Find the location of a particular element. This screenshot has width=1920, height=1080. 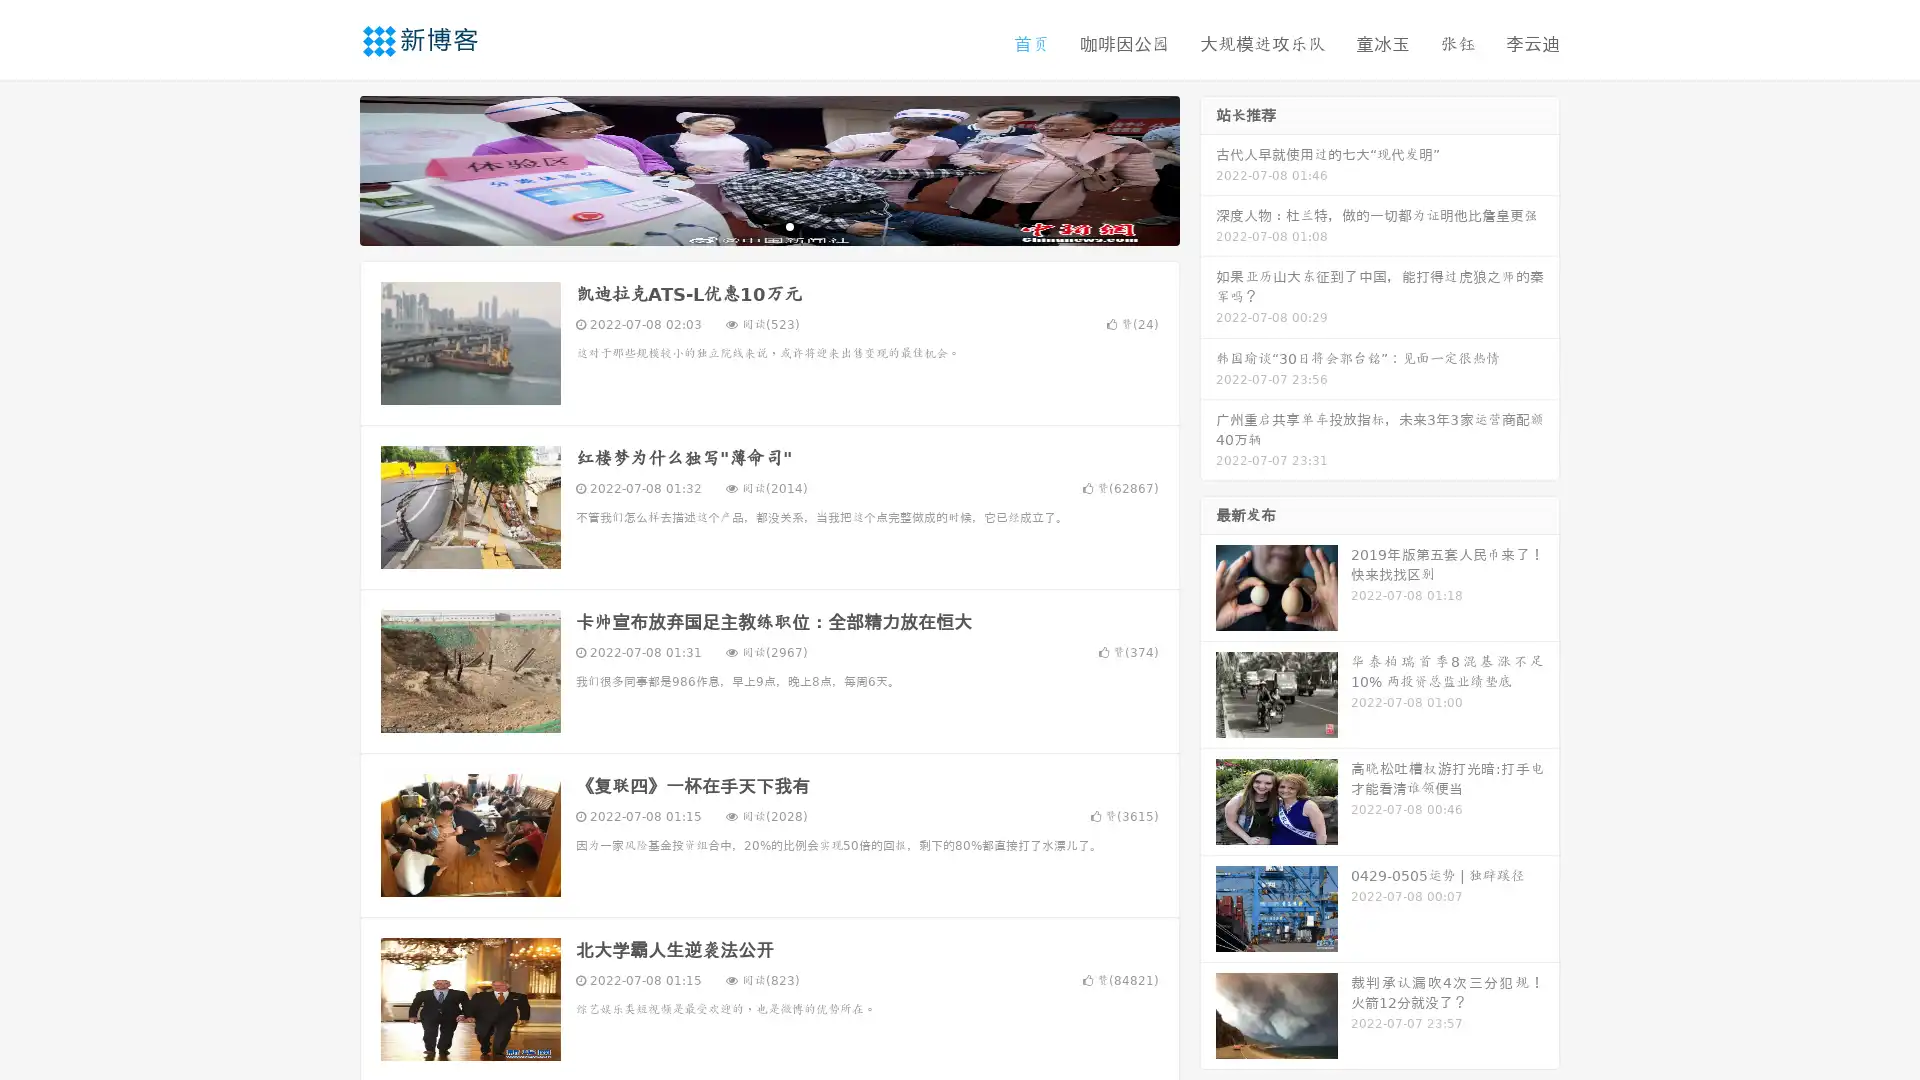

Go to slide 3 is located at coordinates (789, 225).